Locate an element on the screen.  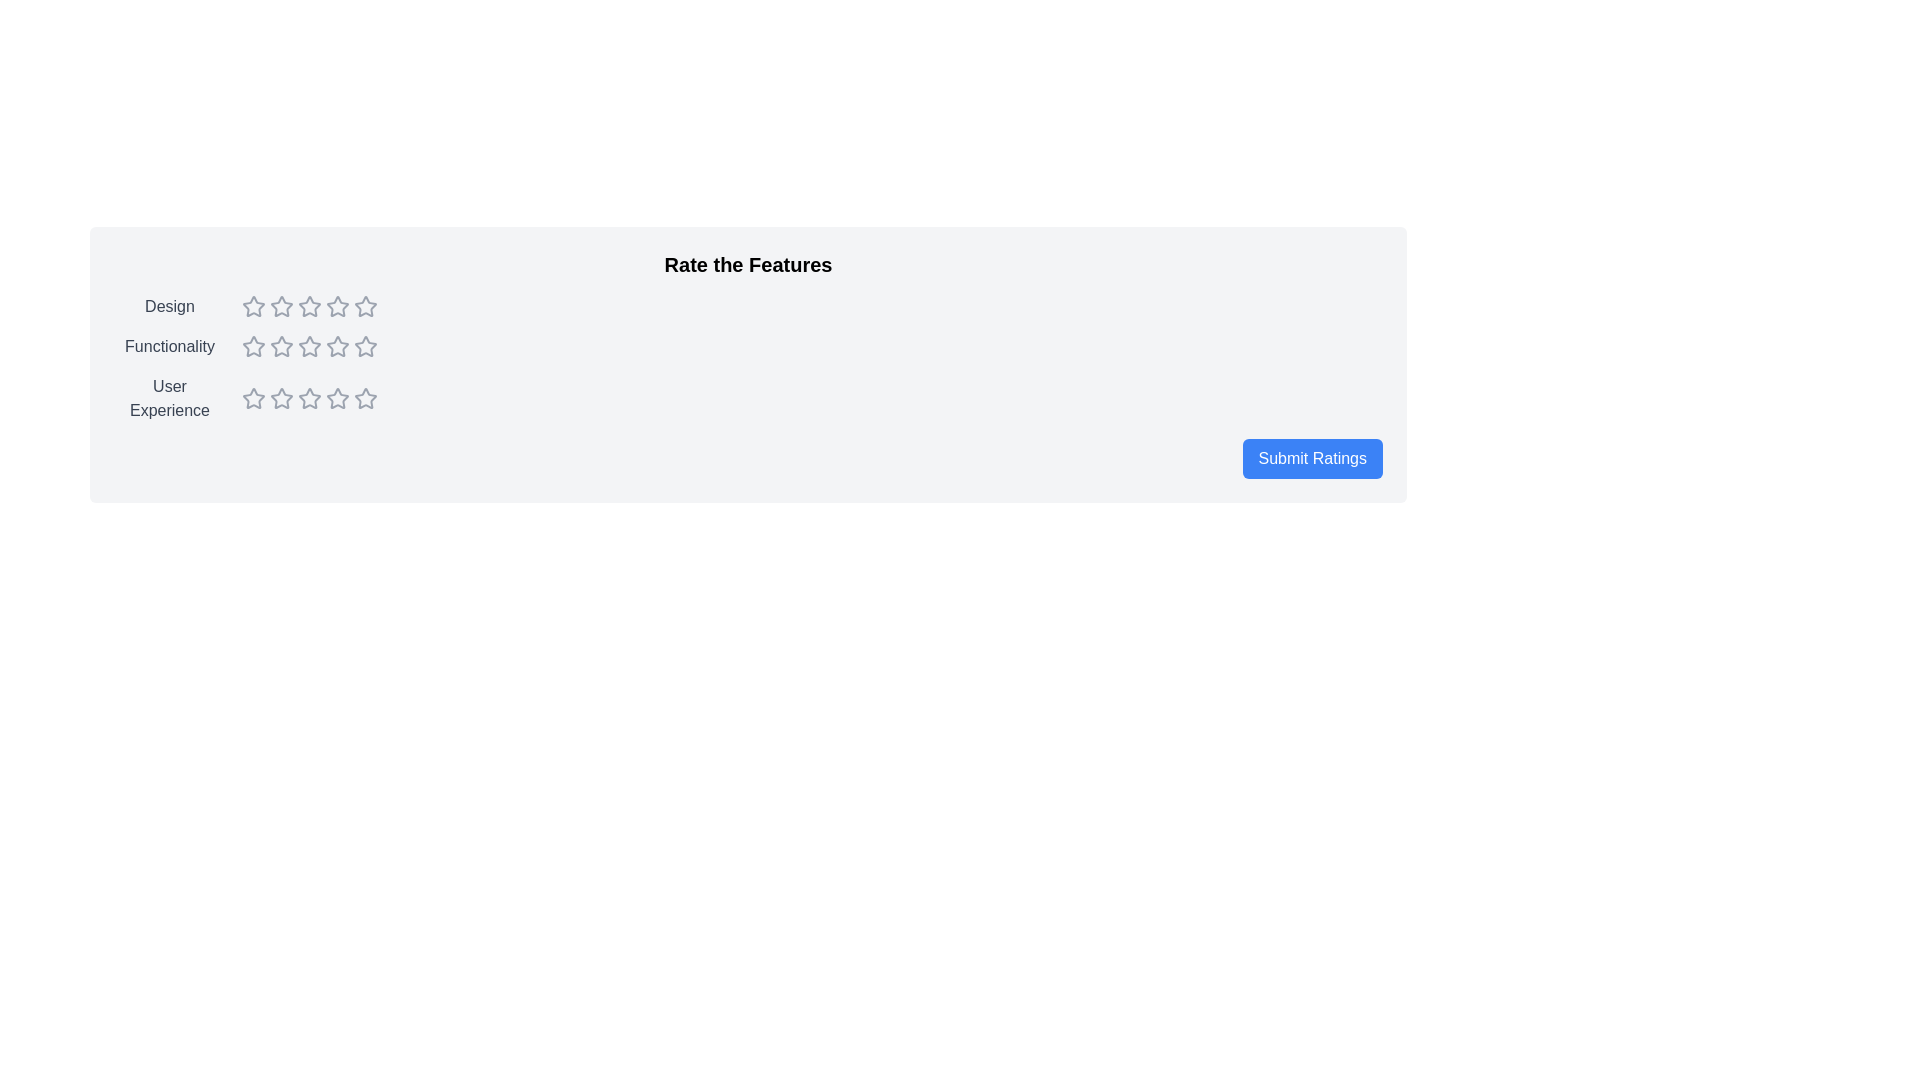
the first star-shaped icon in the rating component for 'Design' is located at coordinates (253, 306).